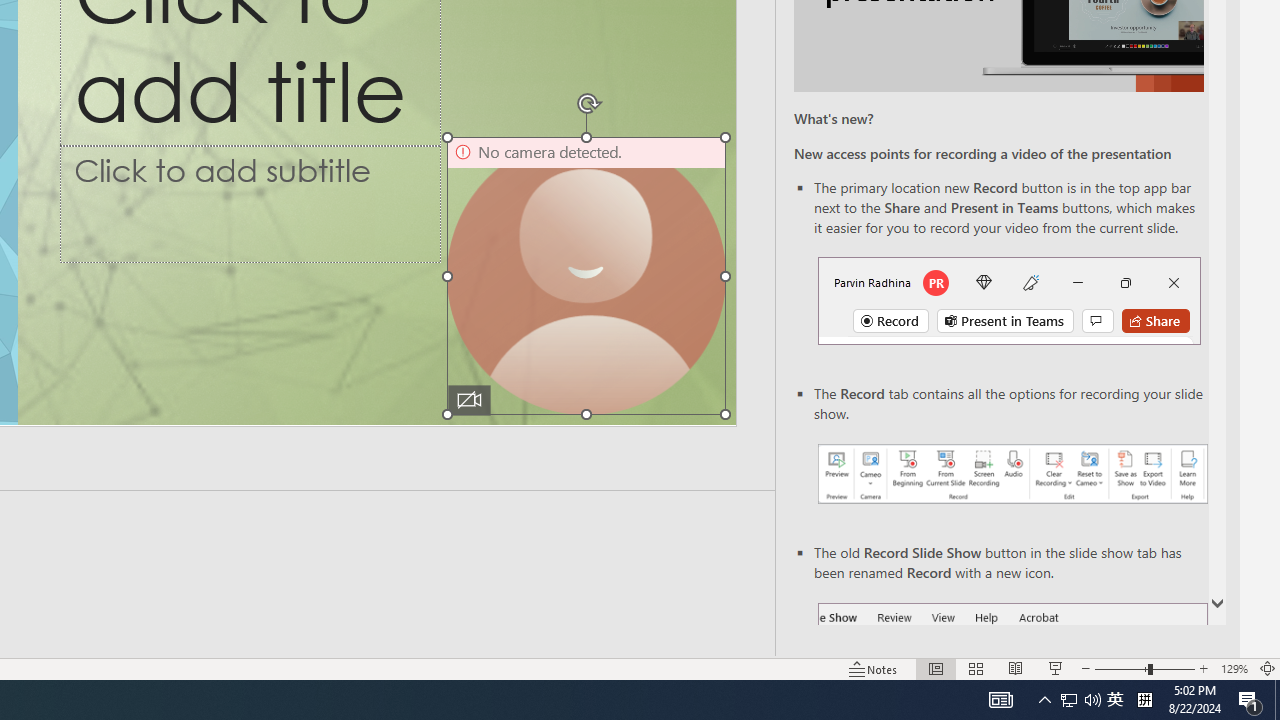 This screenshot has height=720, width=1280. What do you see at coordinates (1203, 669) in the screenshot?
I see `'Zoom In'` at bounding box center [1203, 669].